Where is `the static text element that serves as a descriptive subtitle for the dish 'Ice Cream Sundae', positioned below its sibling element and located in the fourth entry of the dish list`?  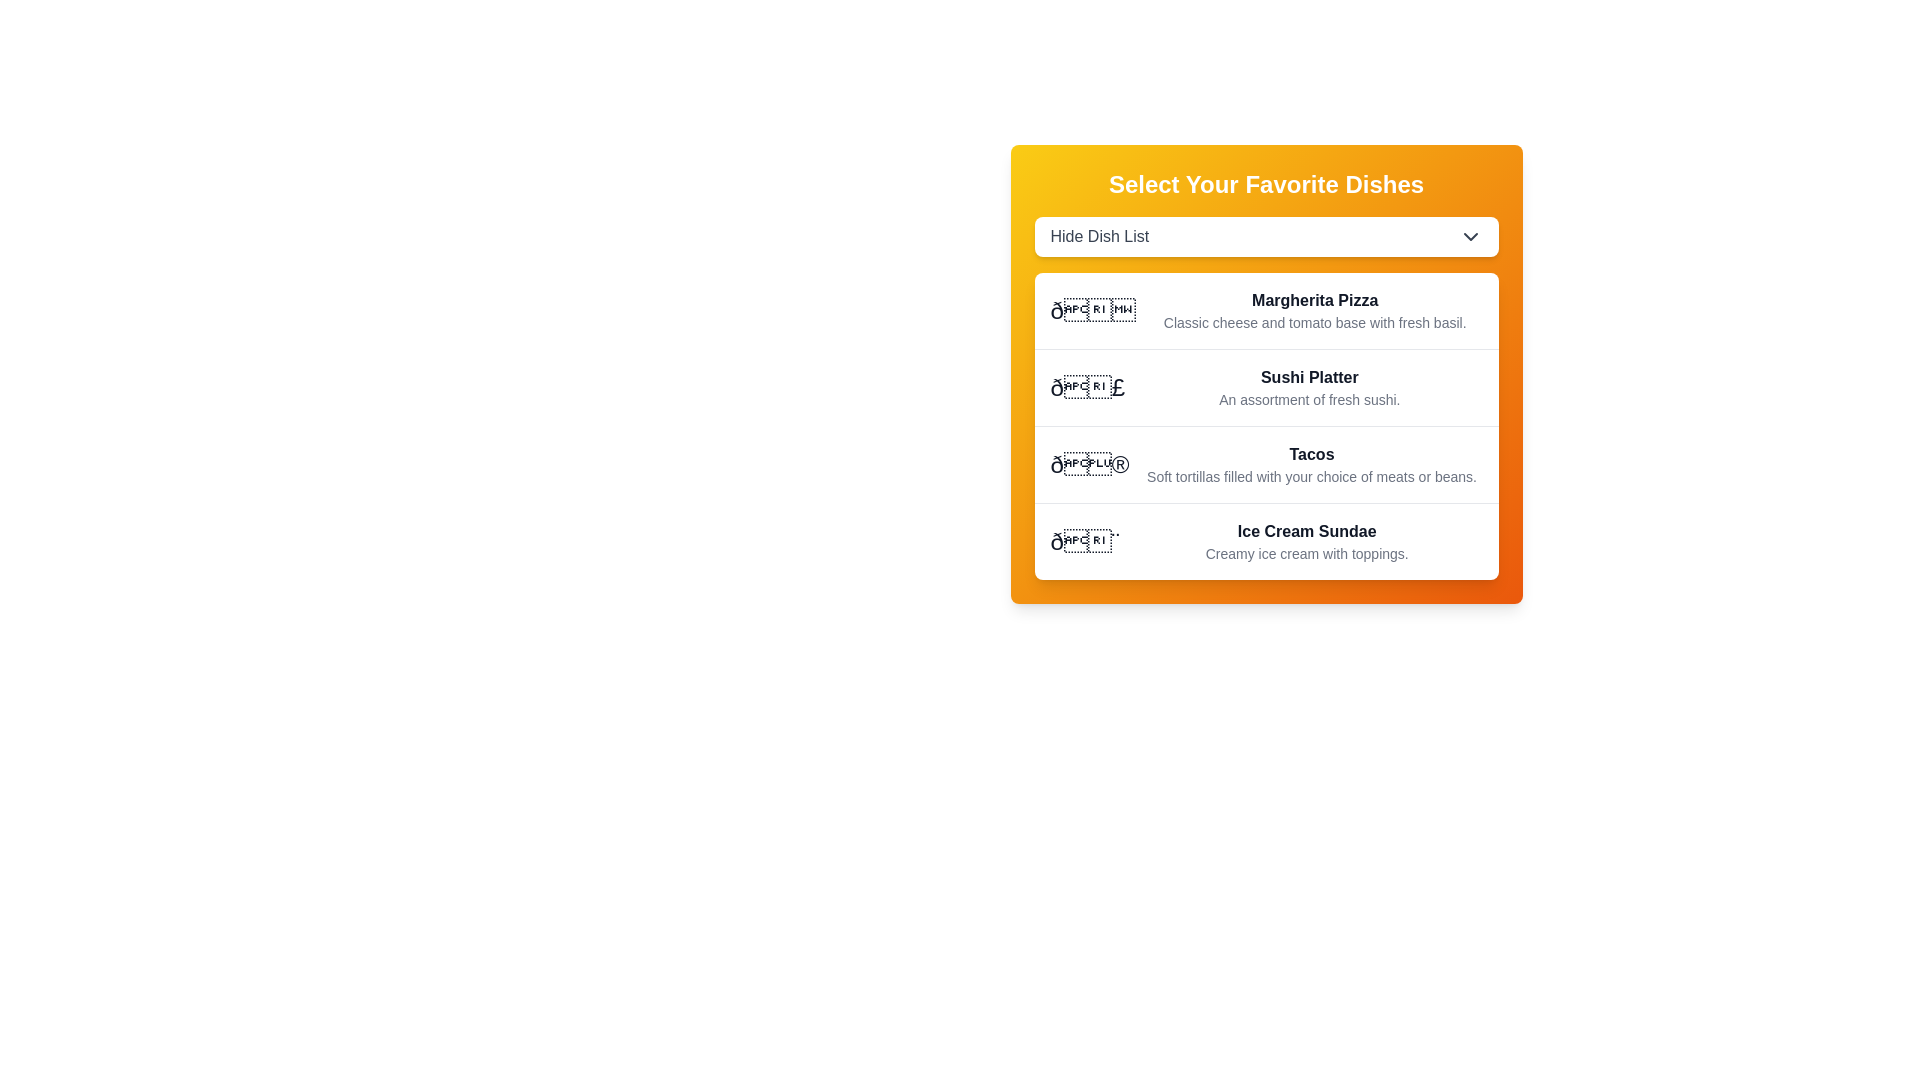 the static text element that serves as a descriptive subtitle for the dish 'Ice Cream Sundae', positioned below its sibling element and located in the fourth entry of the dish list is located at coordinates (1307, 554).